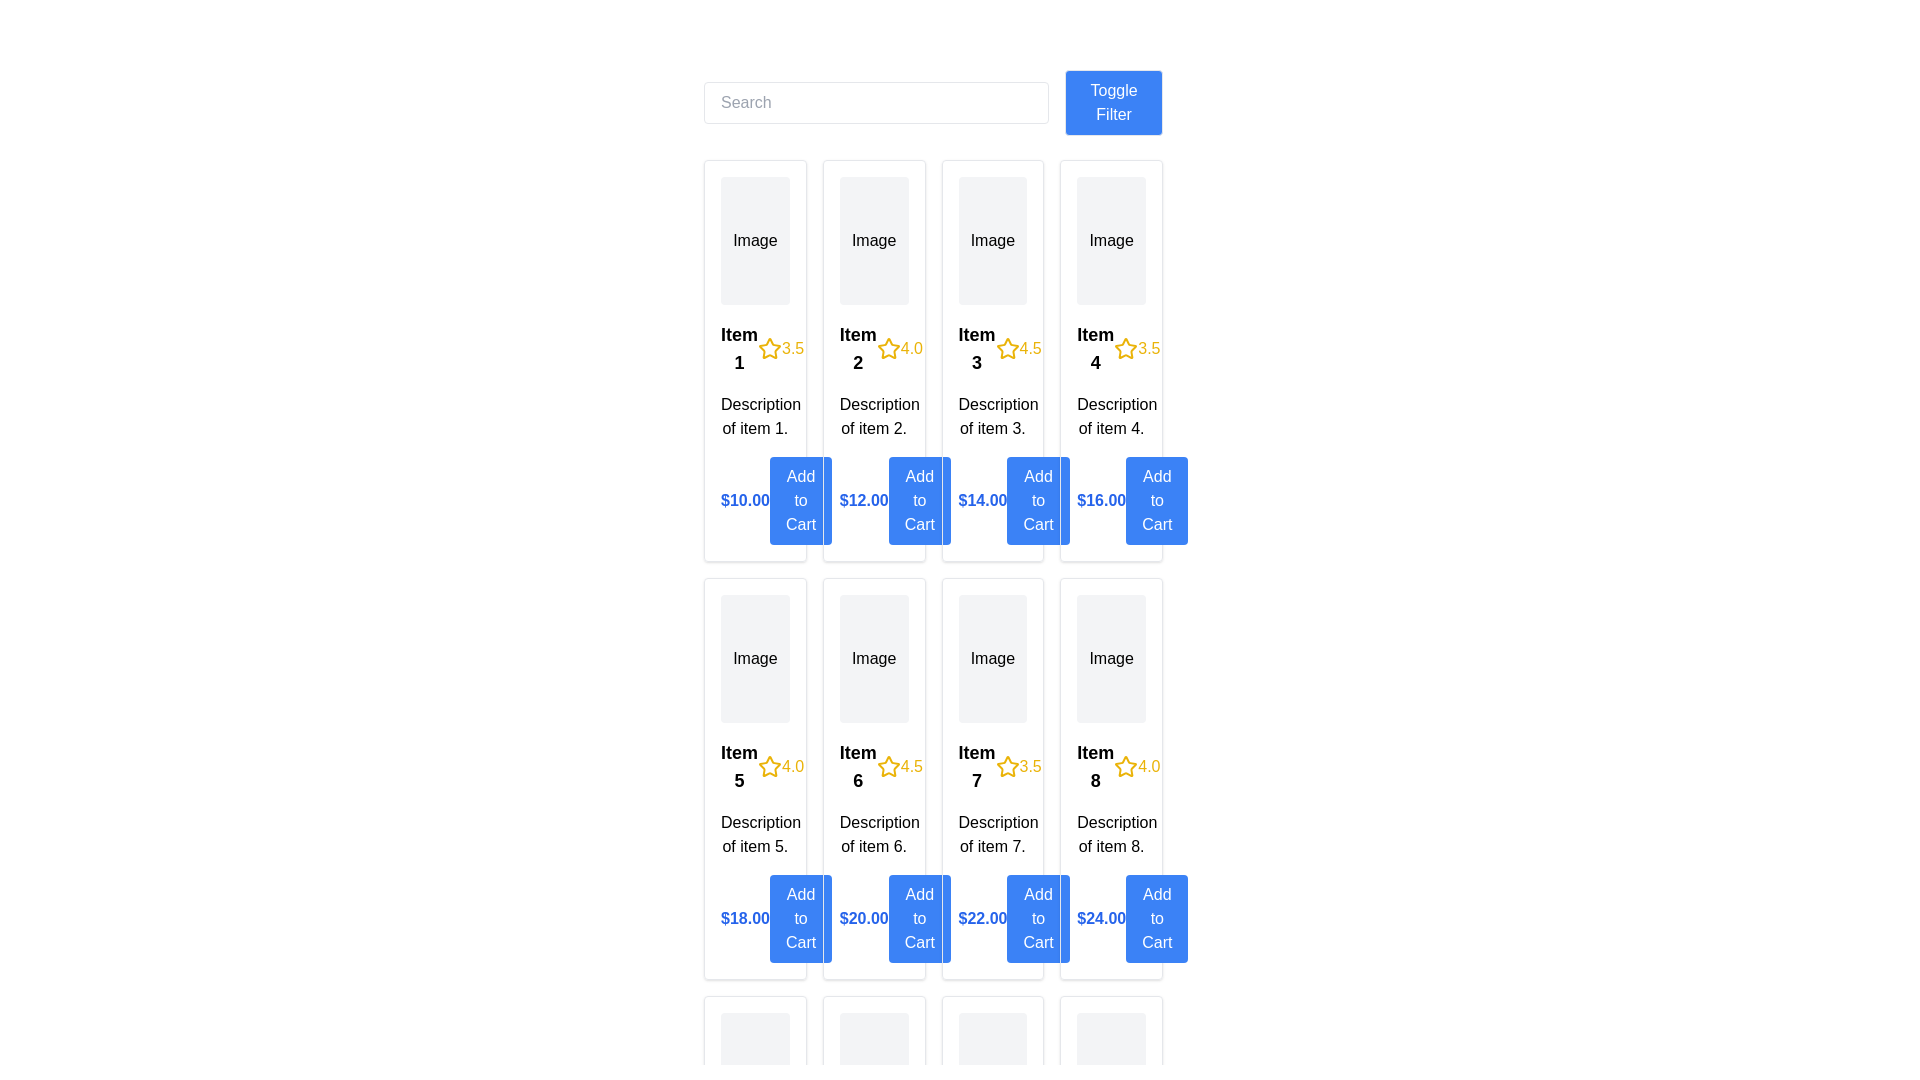 The width and height of the screenshot is (1920, 1080). Describe the element at coordinates (1126, 765) in the screenshot. I see `the fourth star in the five-star rating component for 'Item 8' to interact with the rating` at that location.